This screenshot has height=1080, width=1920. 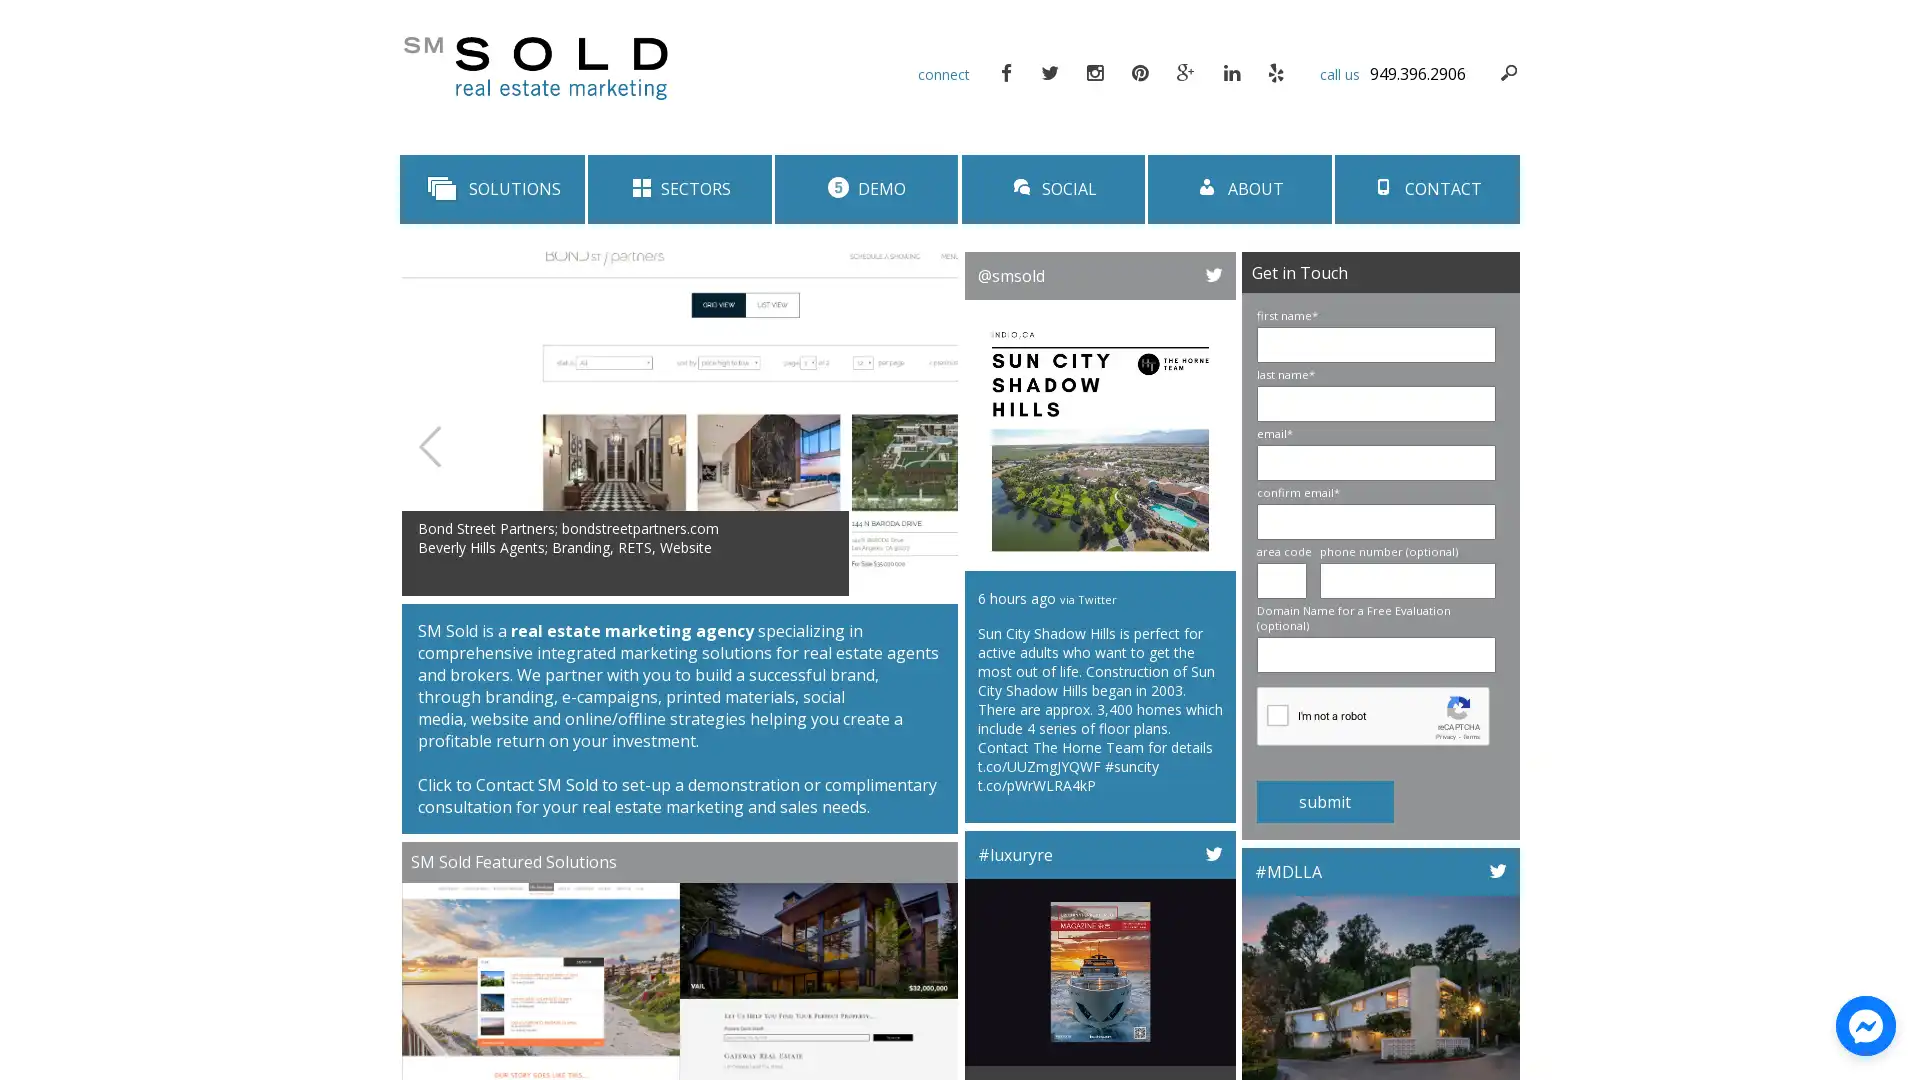 I want to click on submit, so click(x=1324, y=800).